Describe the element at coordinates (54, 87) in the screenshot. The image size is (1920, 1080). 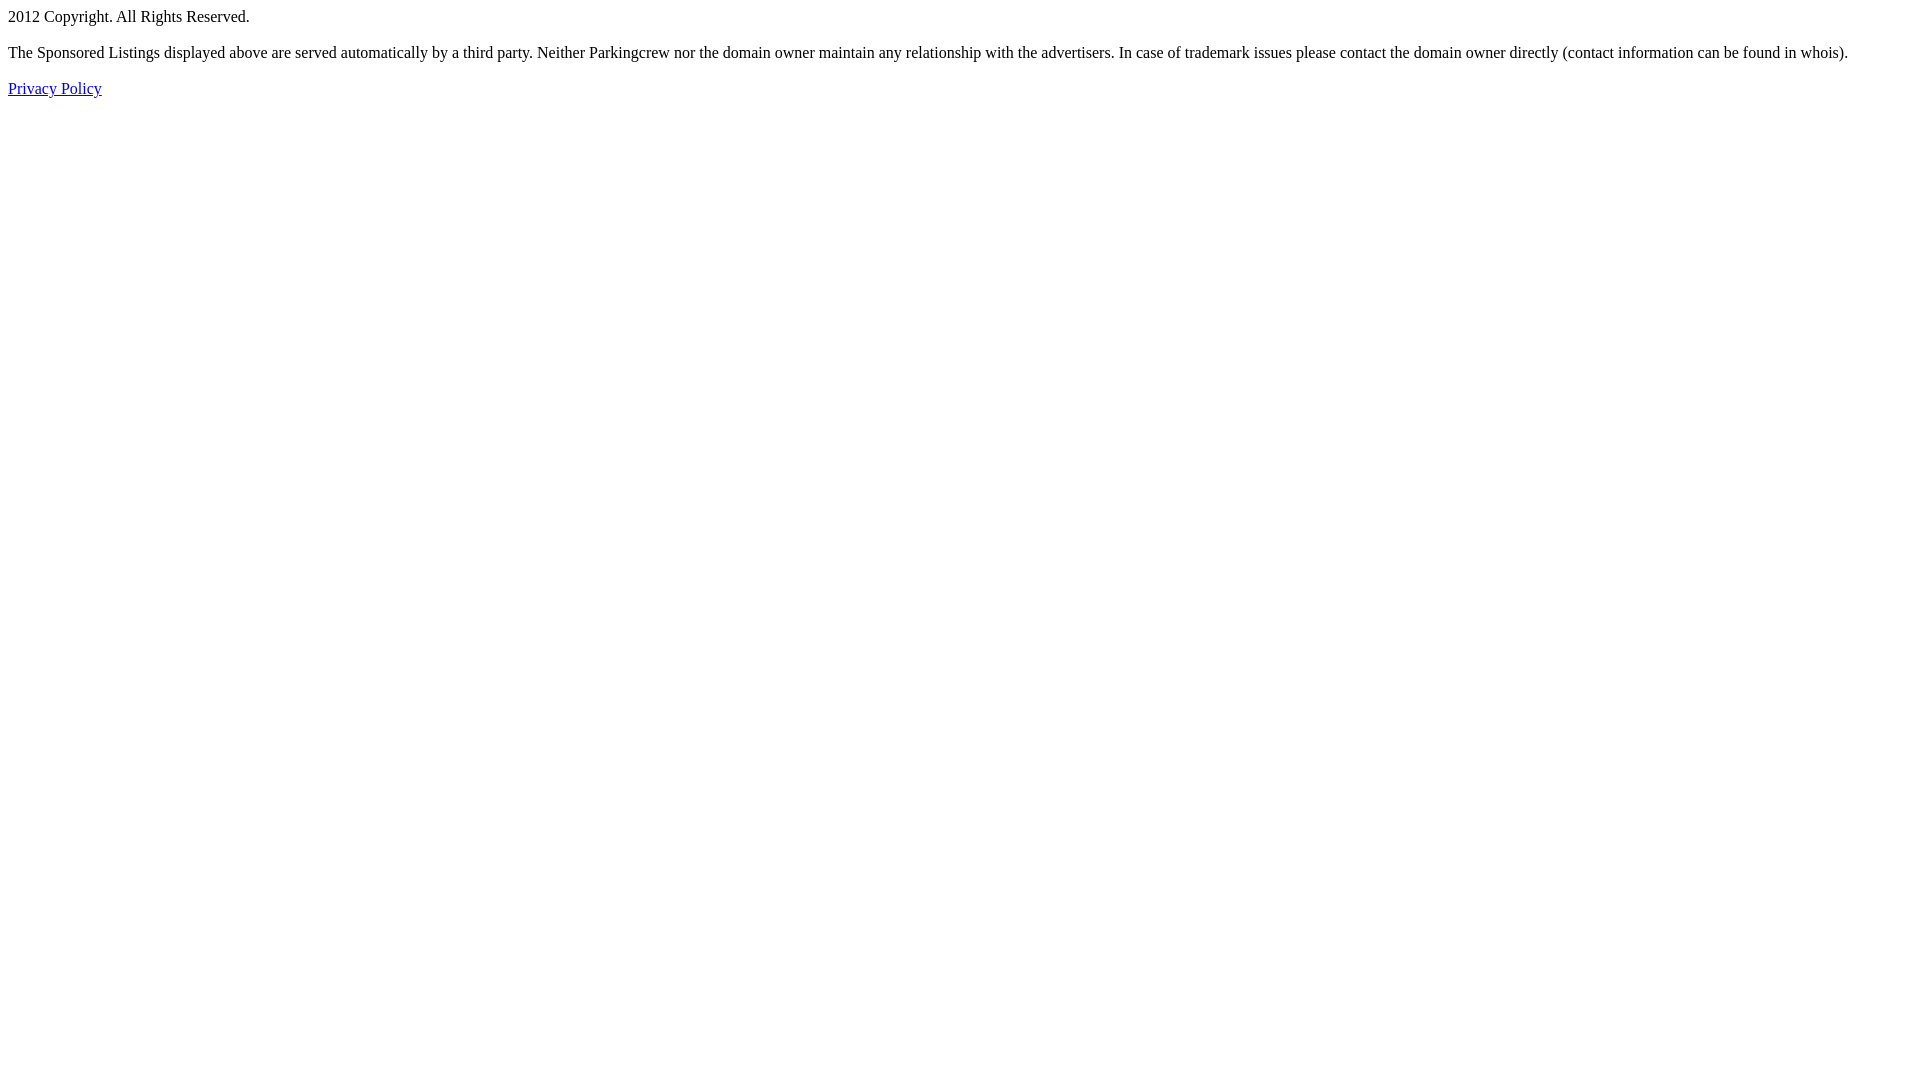
I see `'Privacy Policy'` at that location.